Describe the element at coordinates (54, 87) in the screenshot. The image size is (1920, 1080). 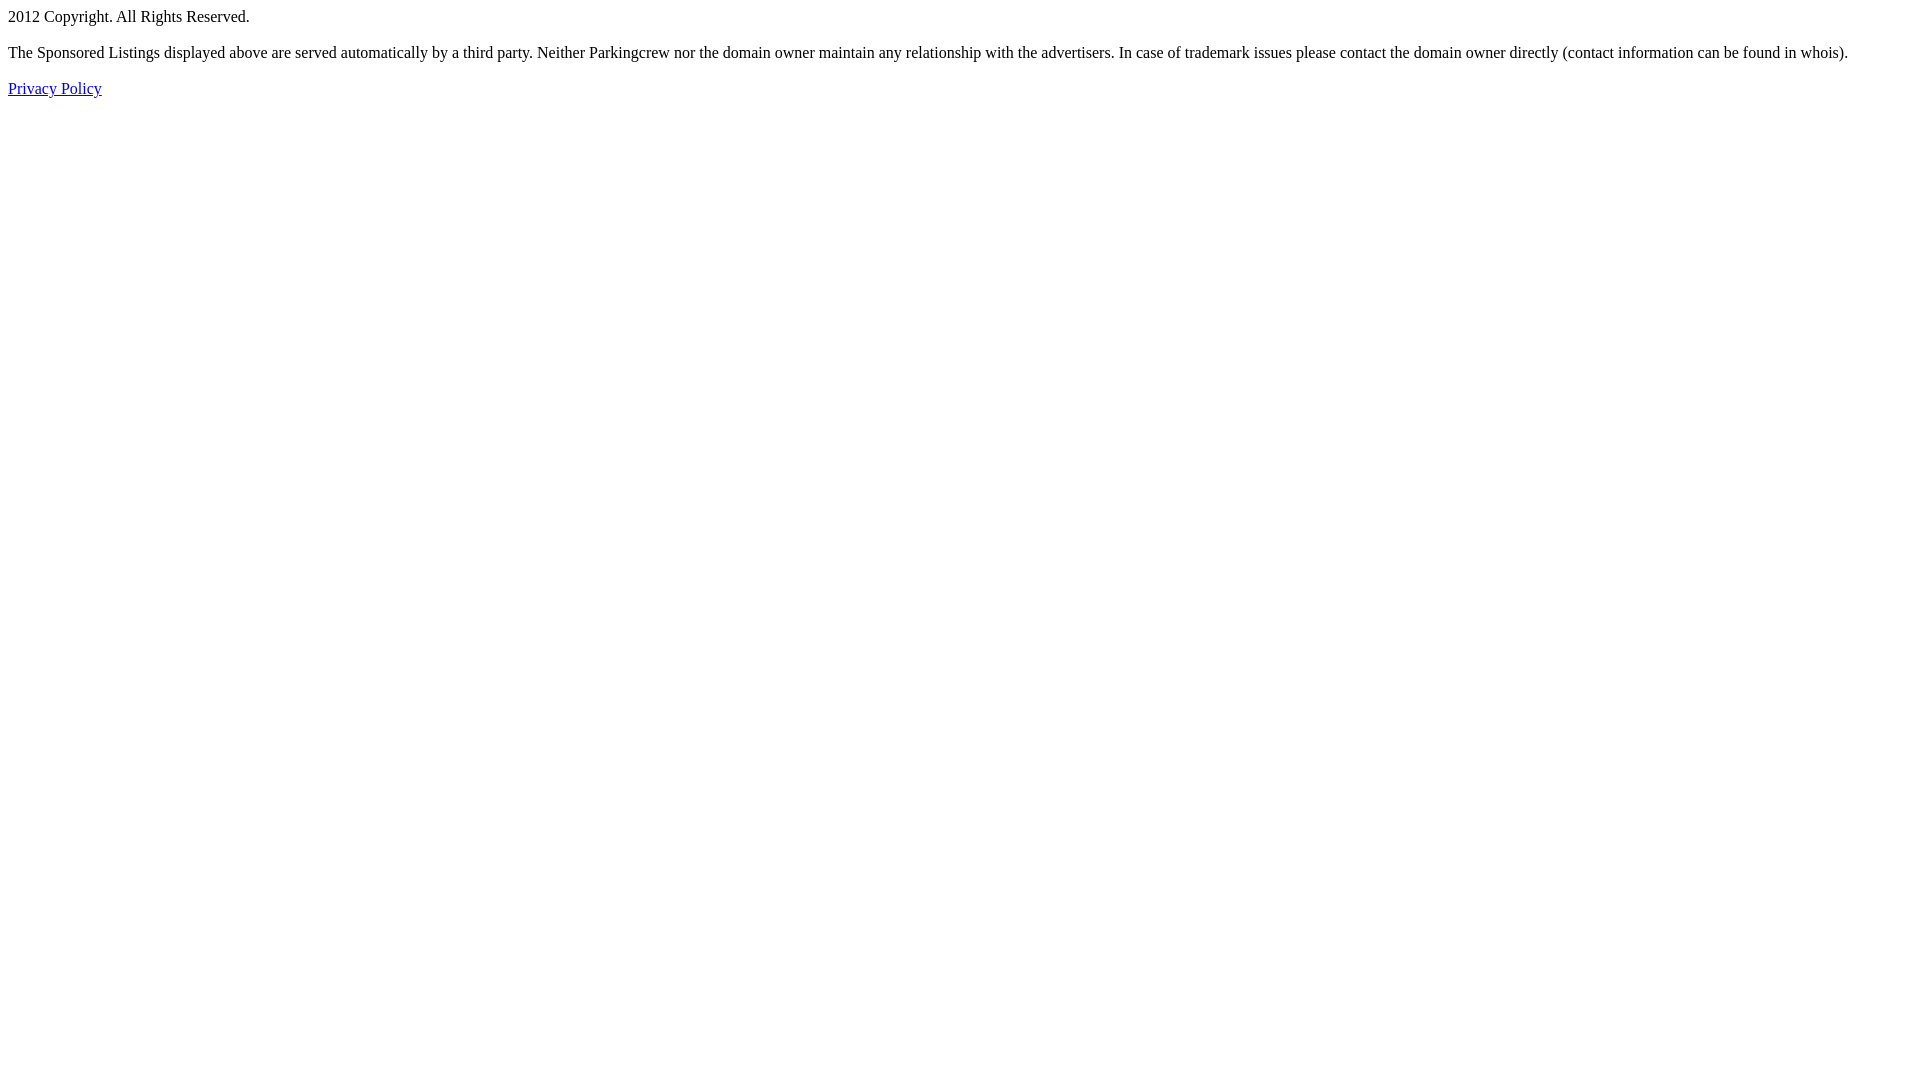
I see `'Privacy Policy'` at that location.